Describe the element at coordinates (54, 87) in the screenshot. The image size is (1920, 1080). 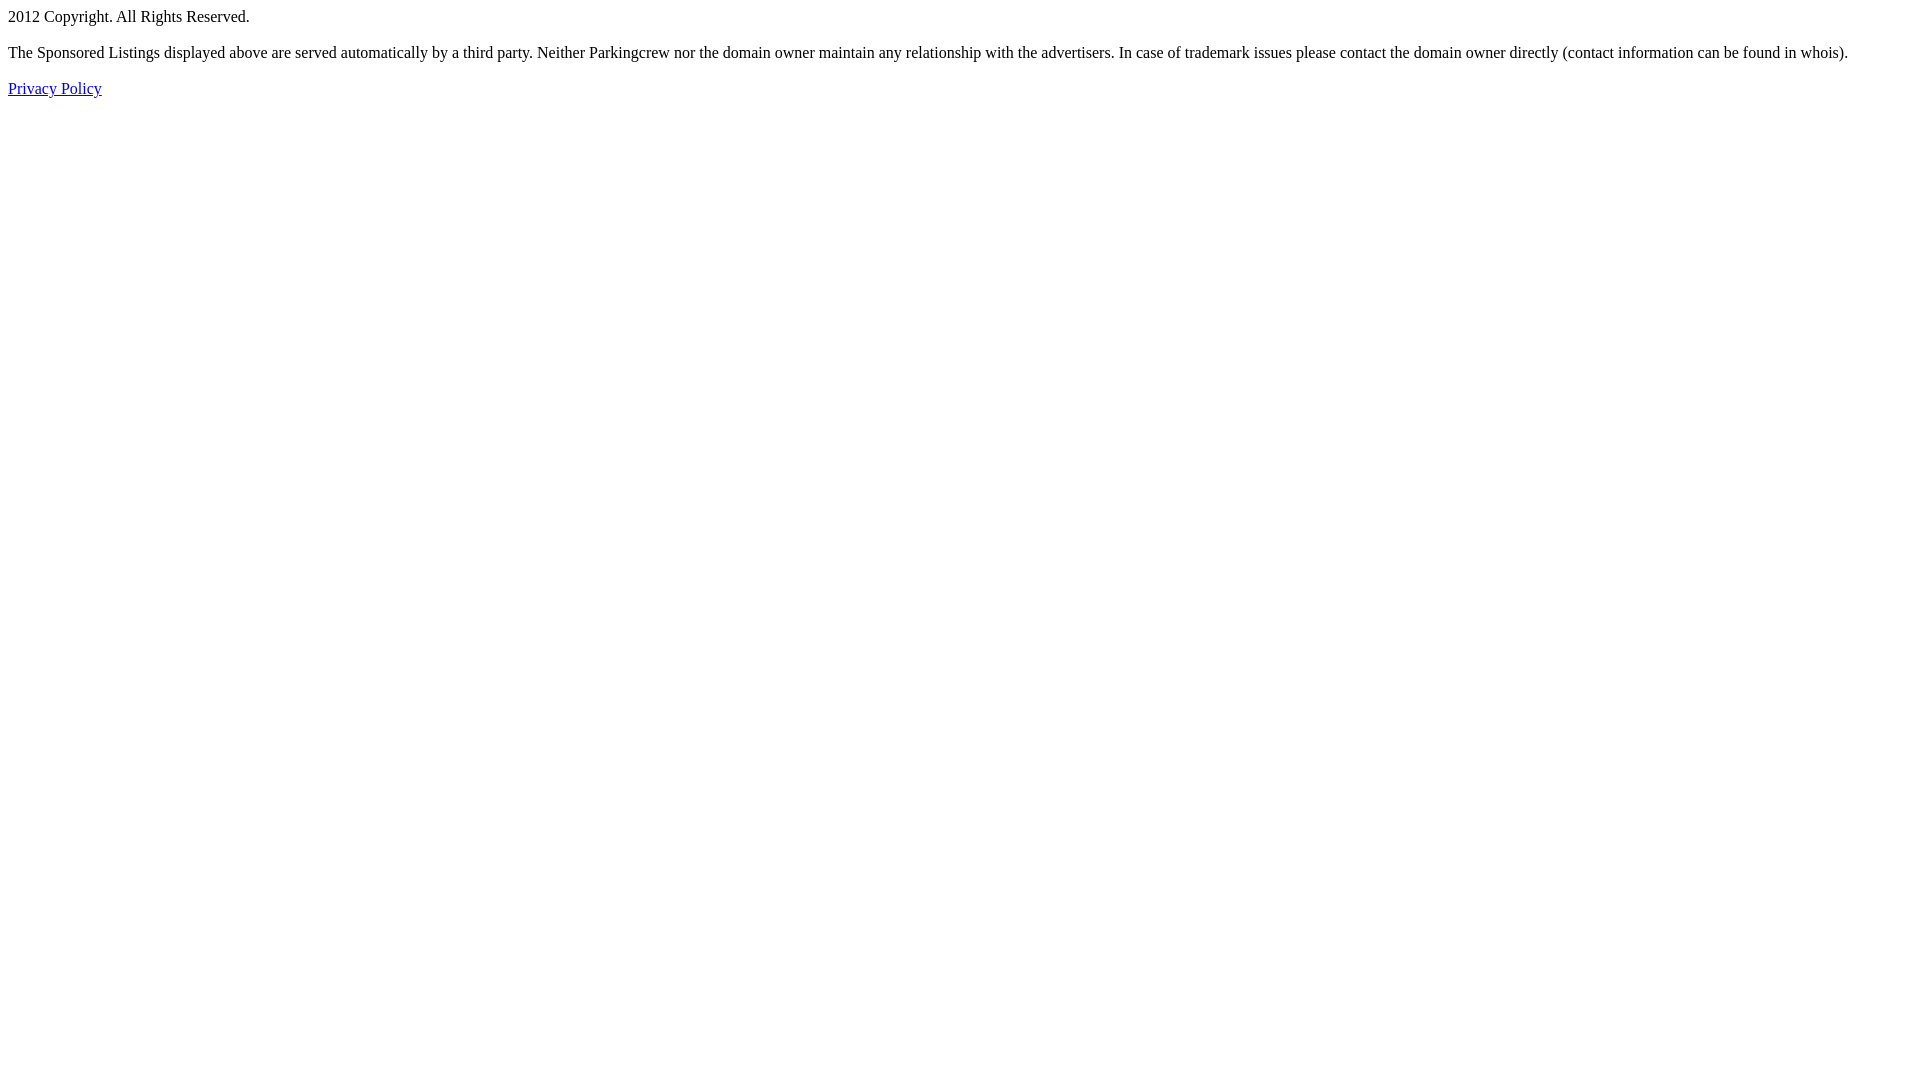
I see `'Privacy Policy'` at that location.